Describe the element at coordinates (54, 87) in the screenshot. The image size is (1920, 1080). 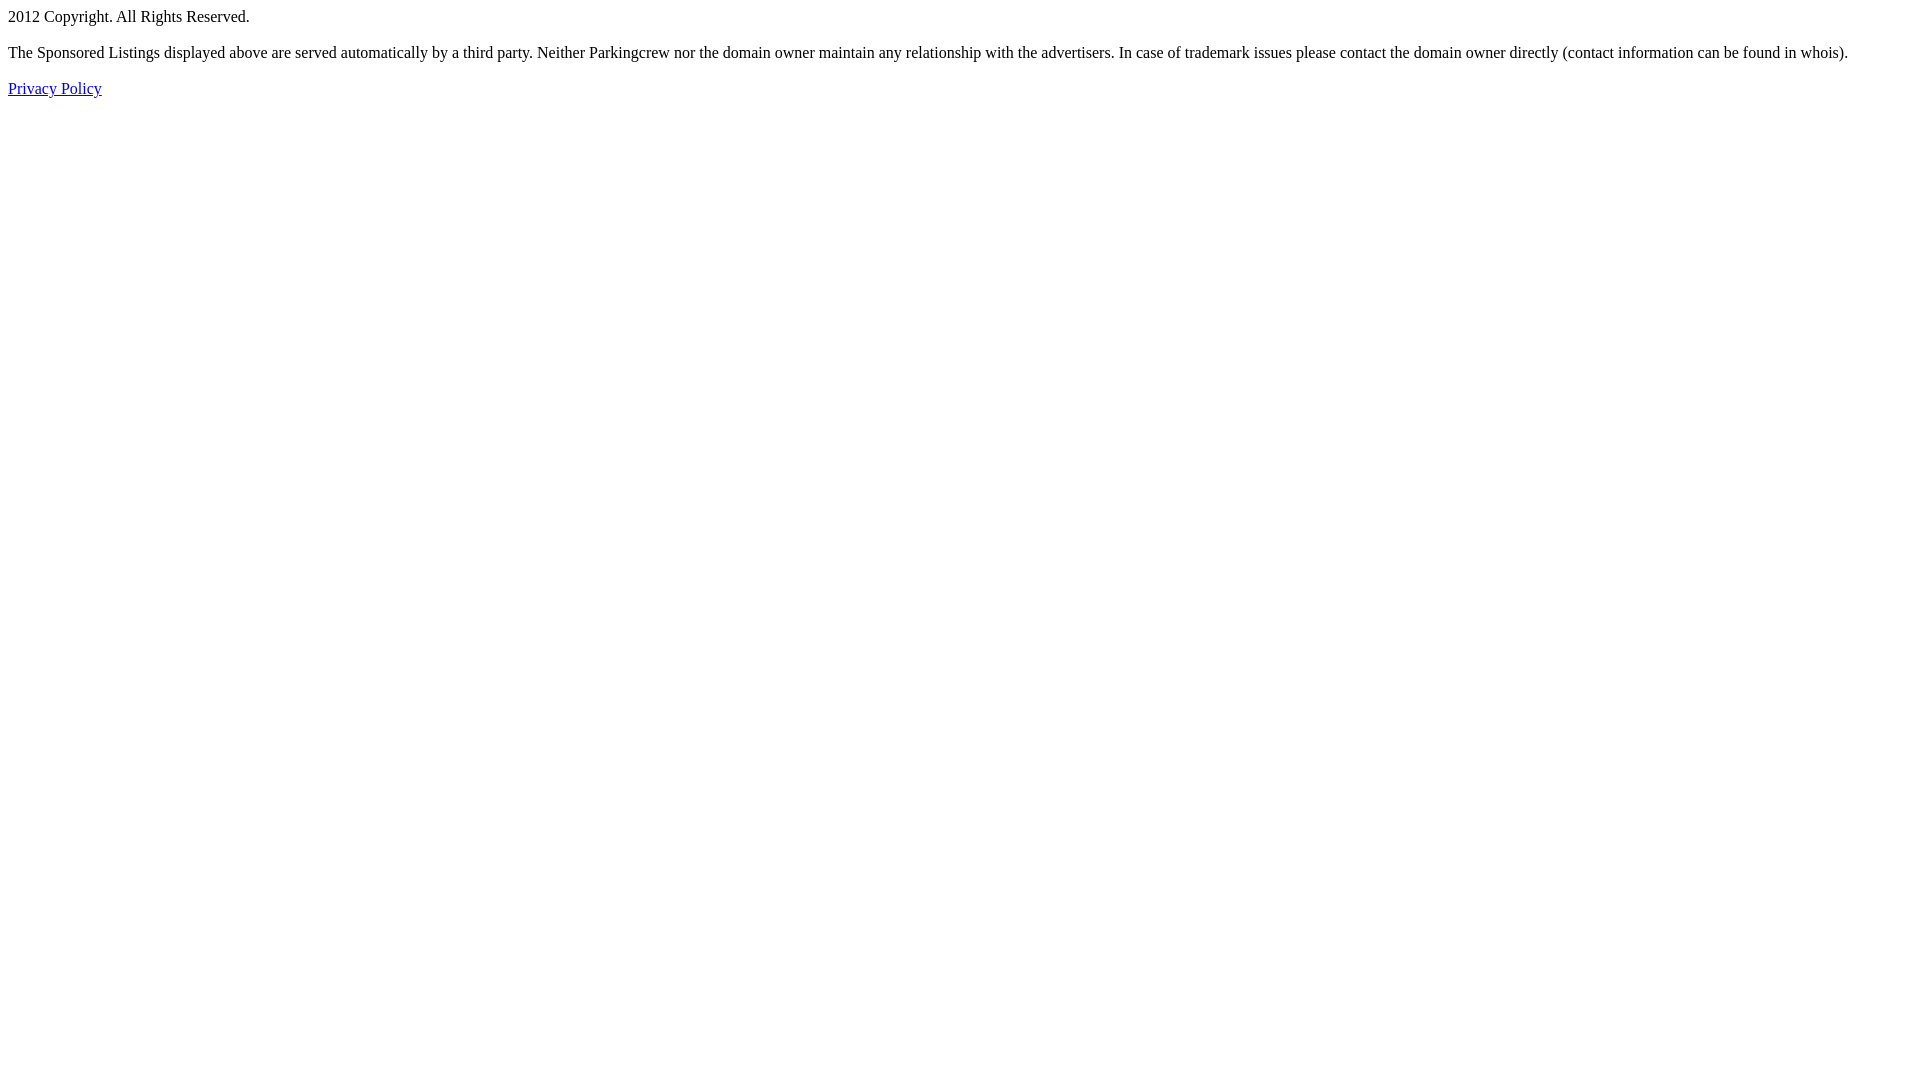
I see `'Privacy Policy'` at that location.